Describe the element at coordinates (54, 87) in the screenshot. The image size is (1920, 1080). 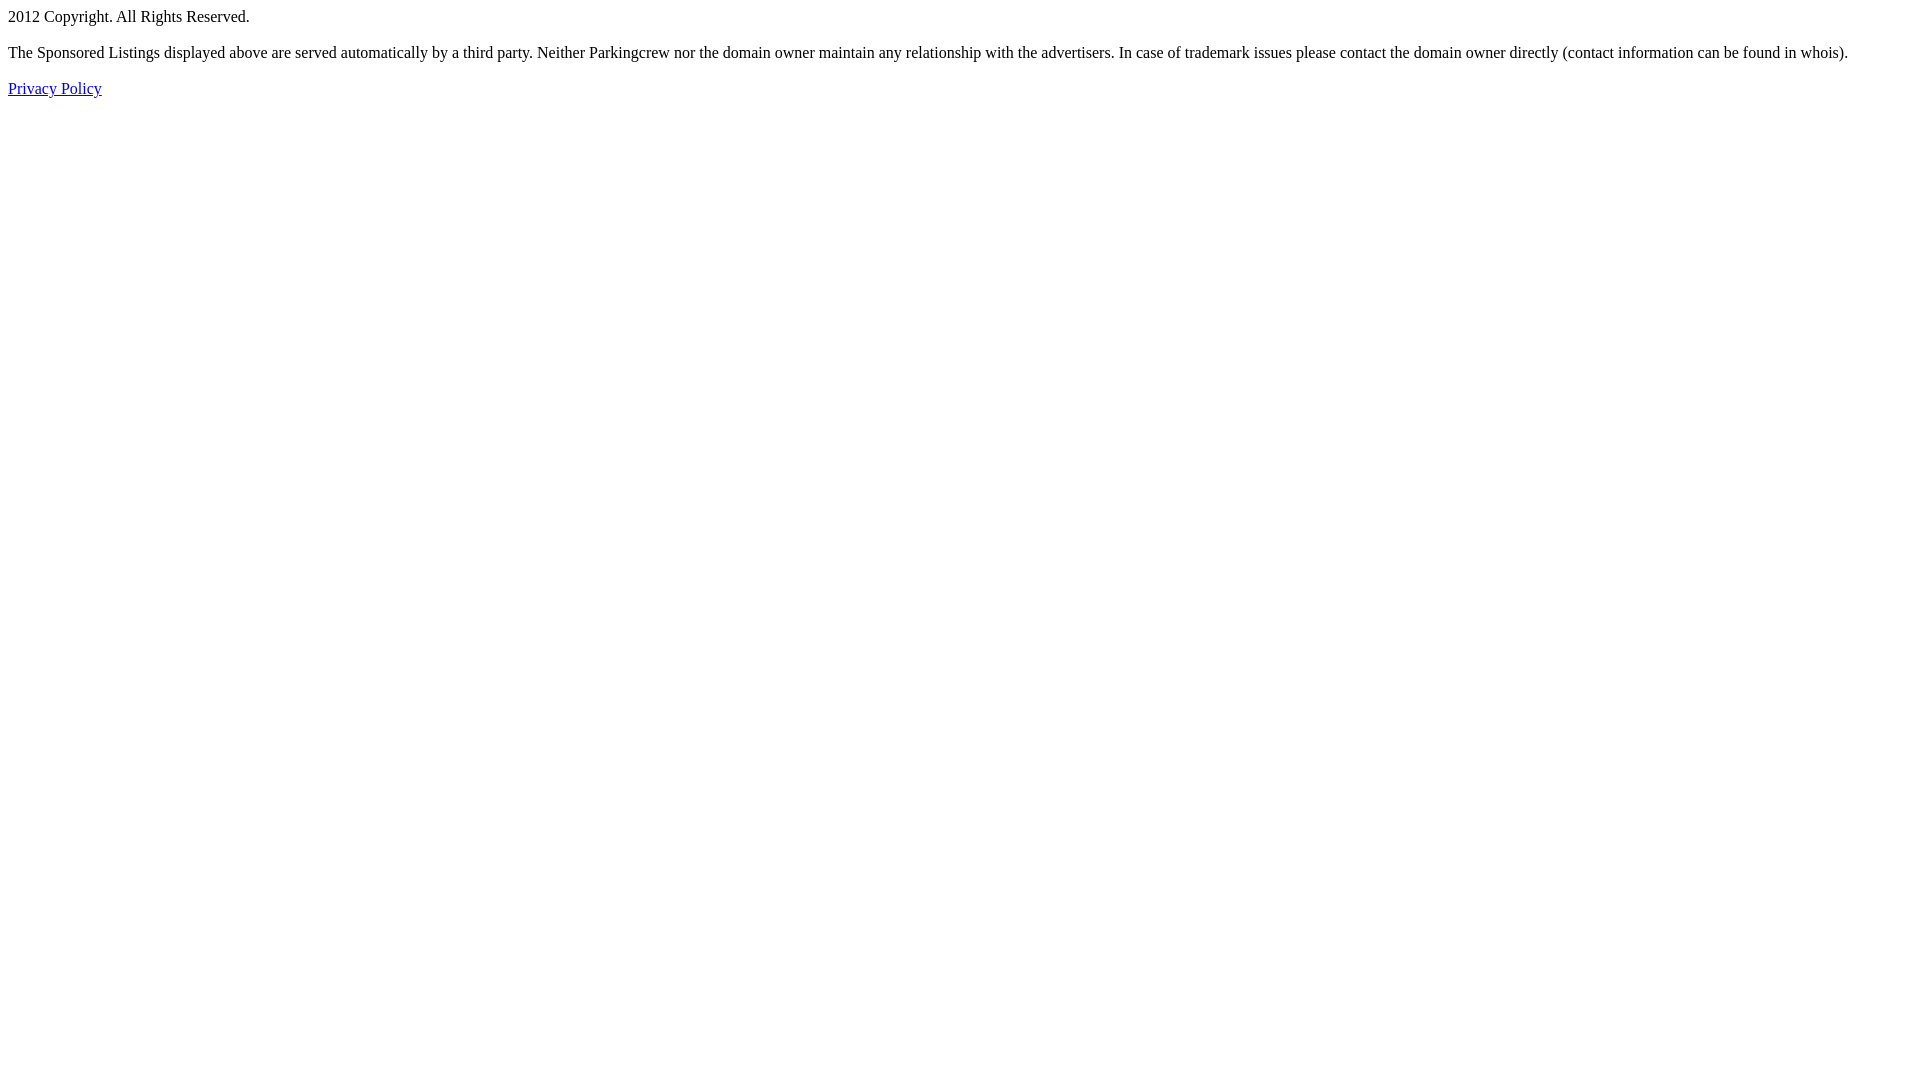
I see `'Privacy Policy'` at that location.